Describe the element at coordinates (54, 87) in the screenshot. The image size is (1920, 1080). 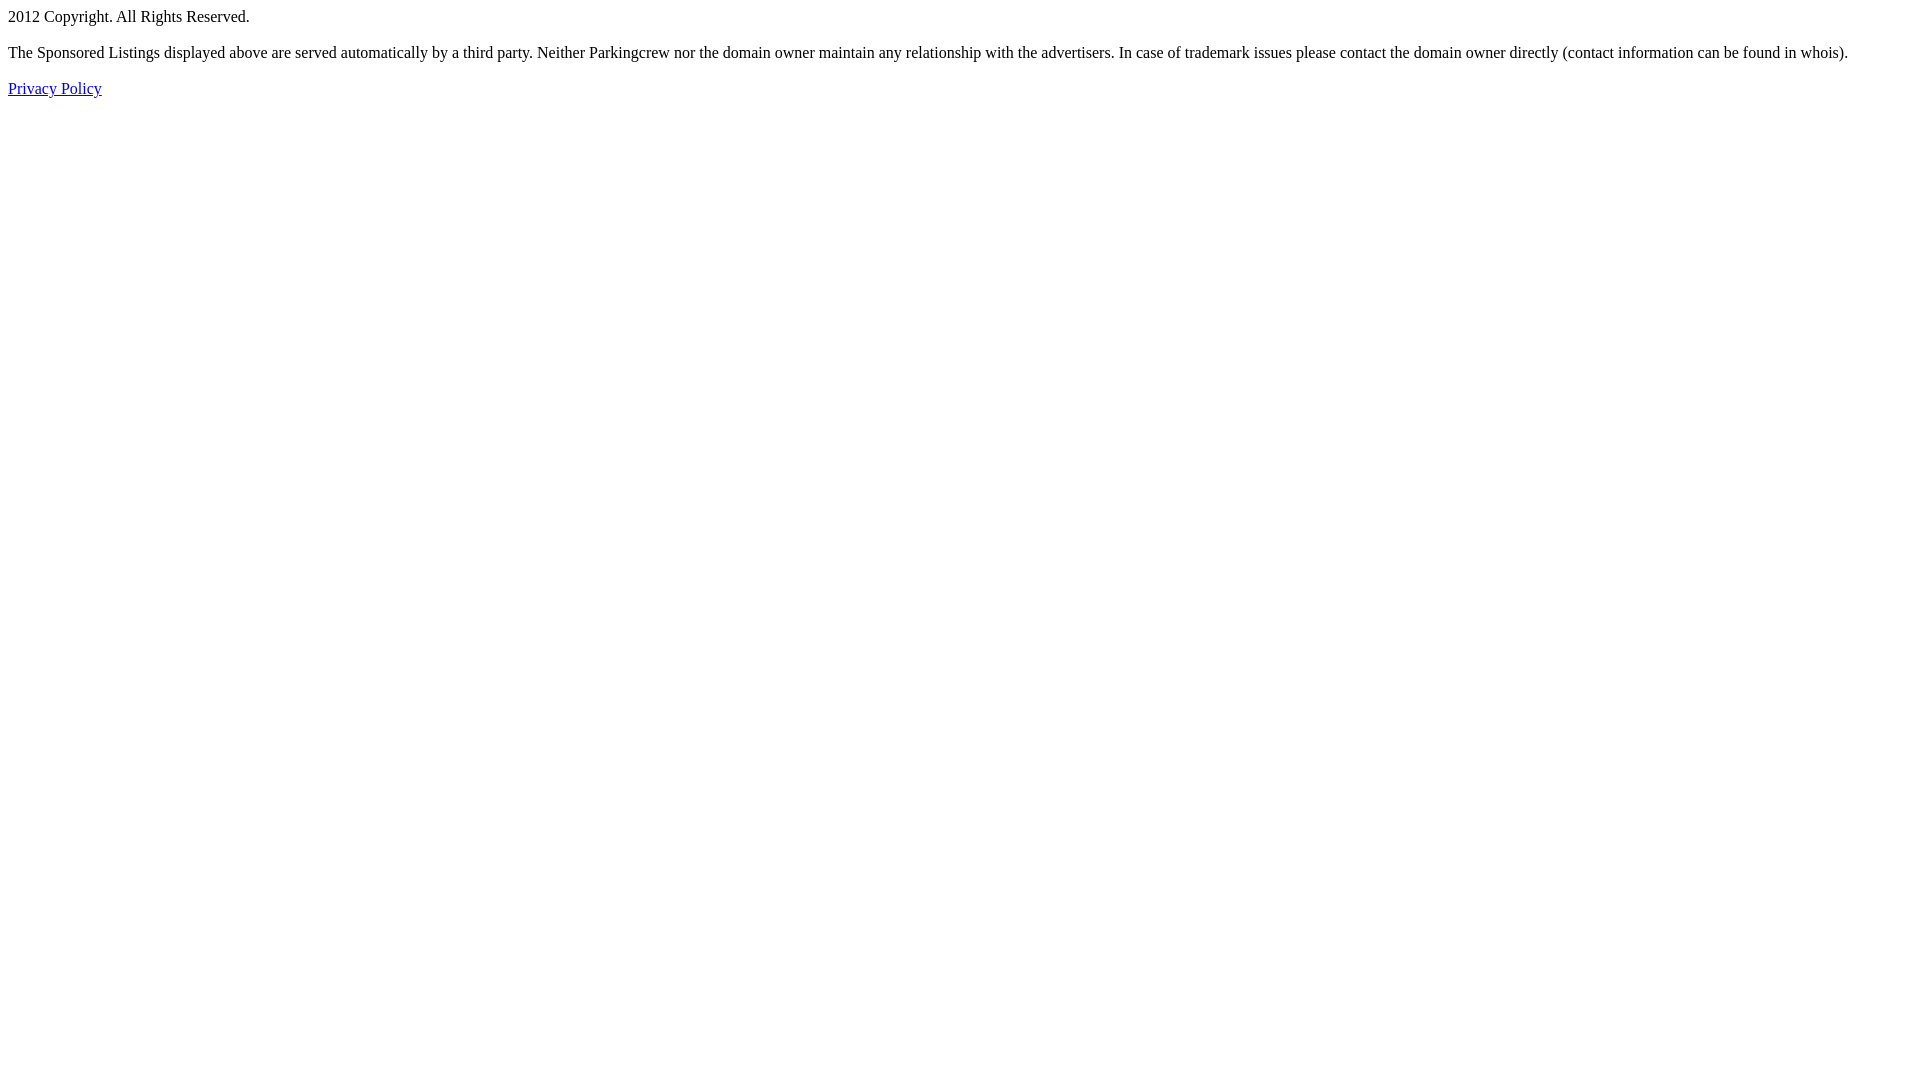
I see `'Privacy Policy'` at that location.